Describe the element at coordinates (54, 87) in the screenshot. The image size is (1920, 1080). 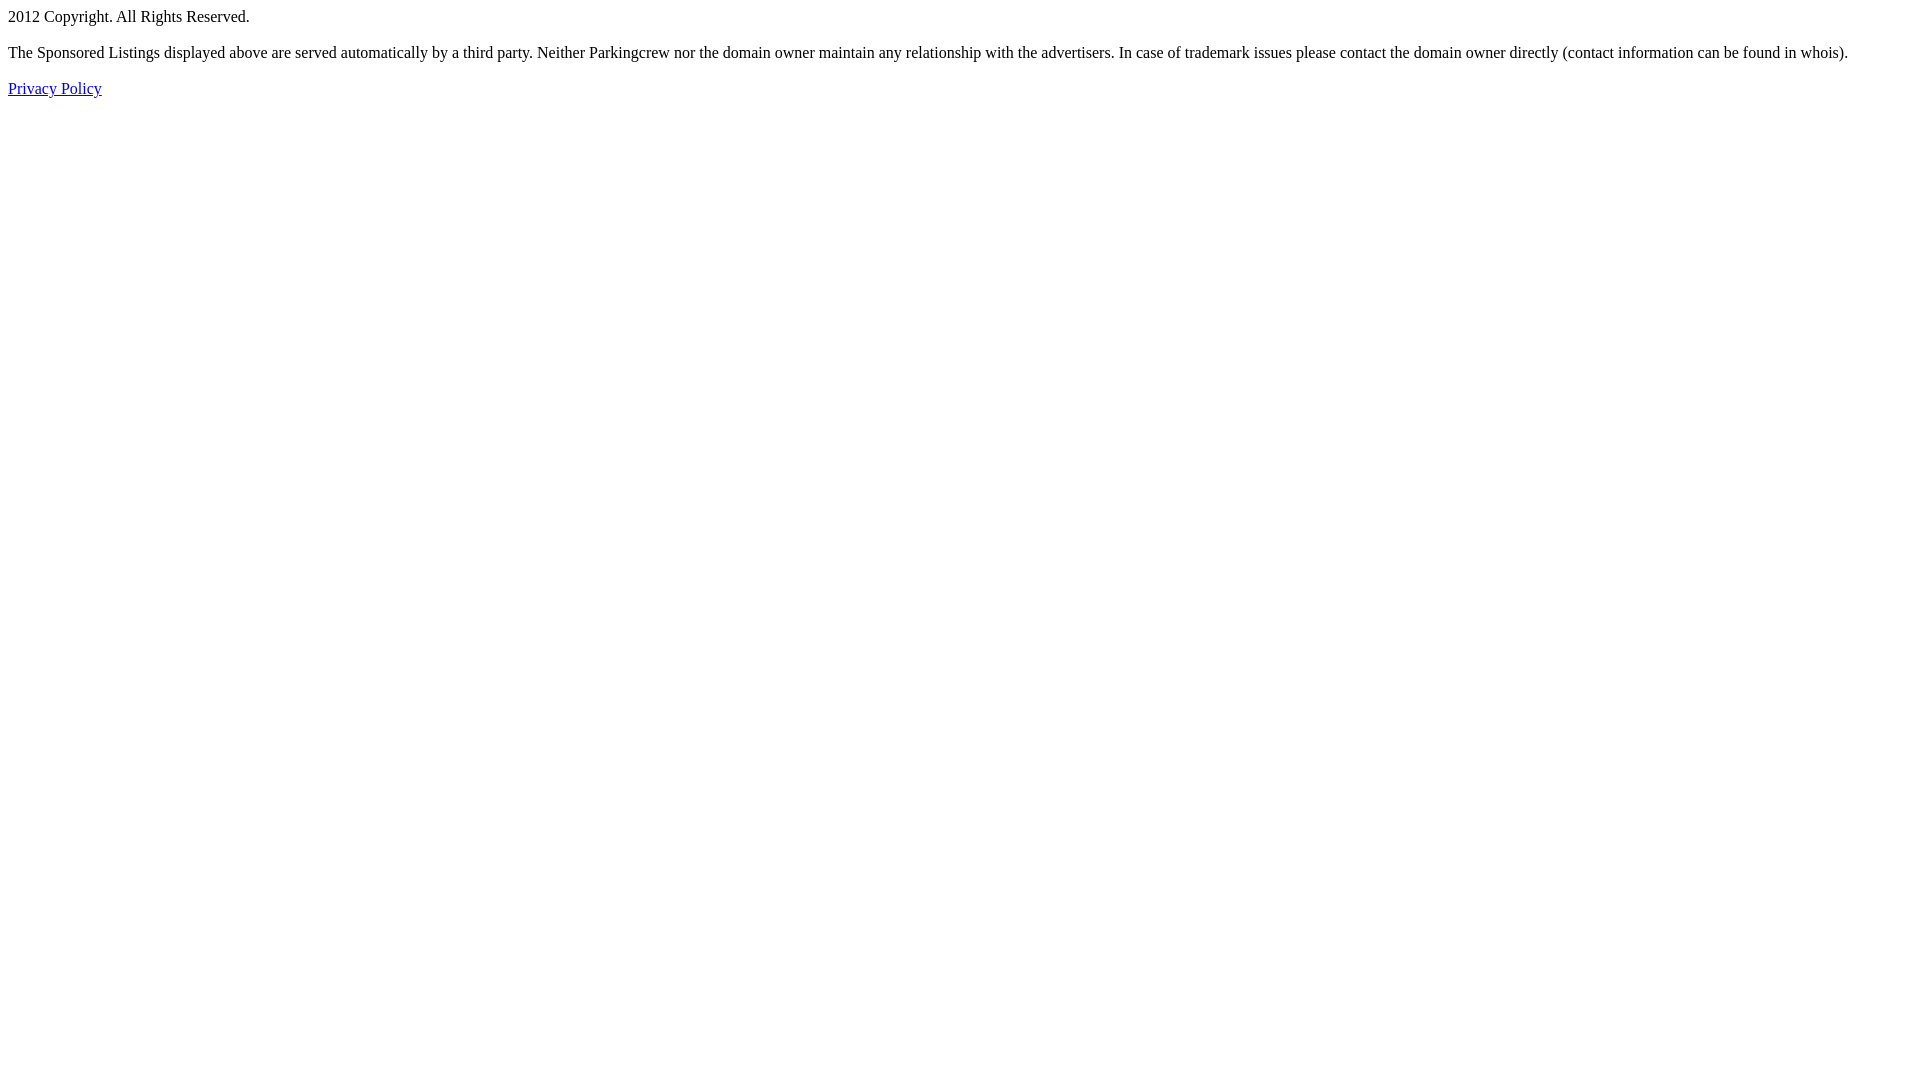
I see `'Privacy Policy'` at that location.